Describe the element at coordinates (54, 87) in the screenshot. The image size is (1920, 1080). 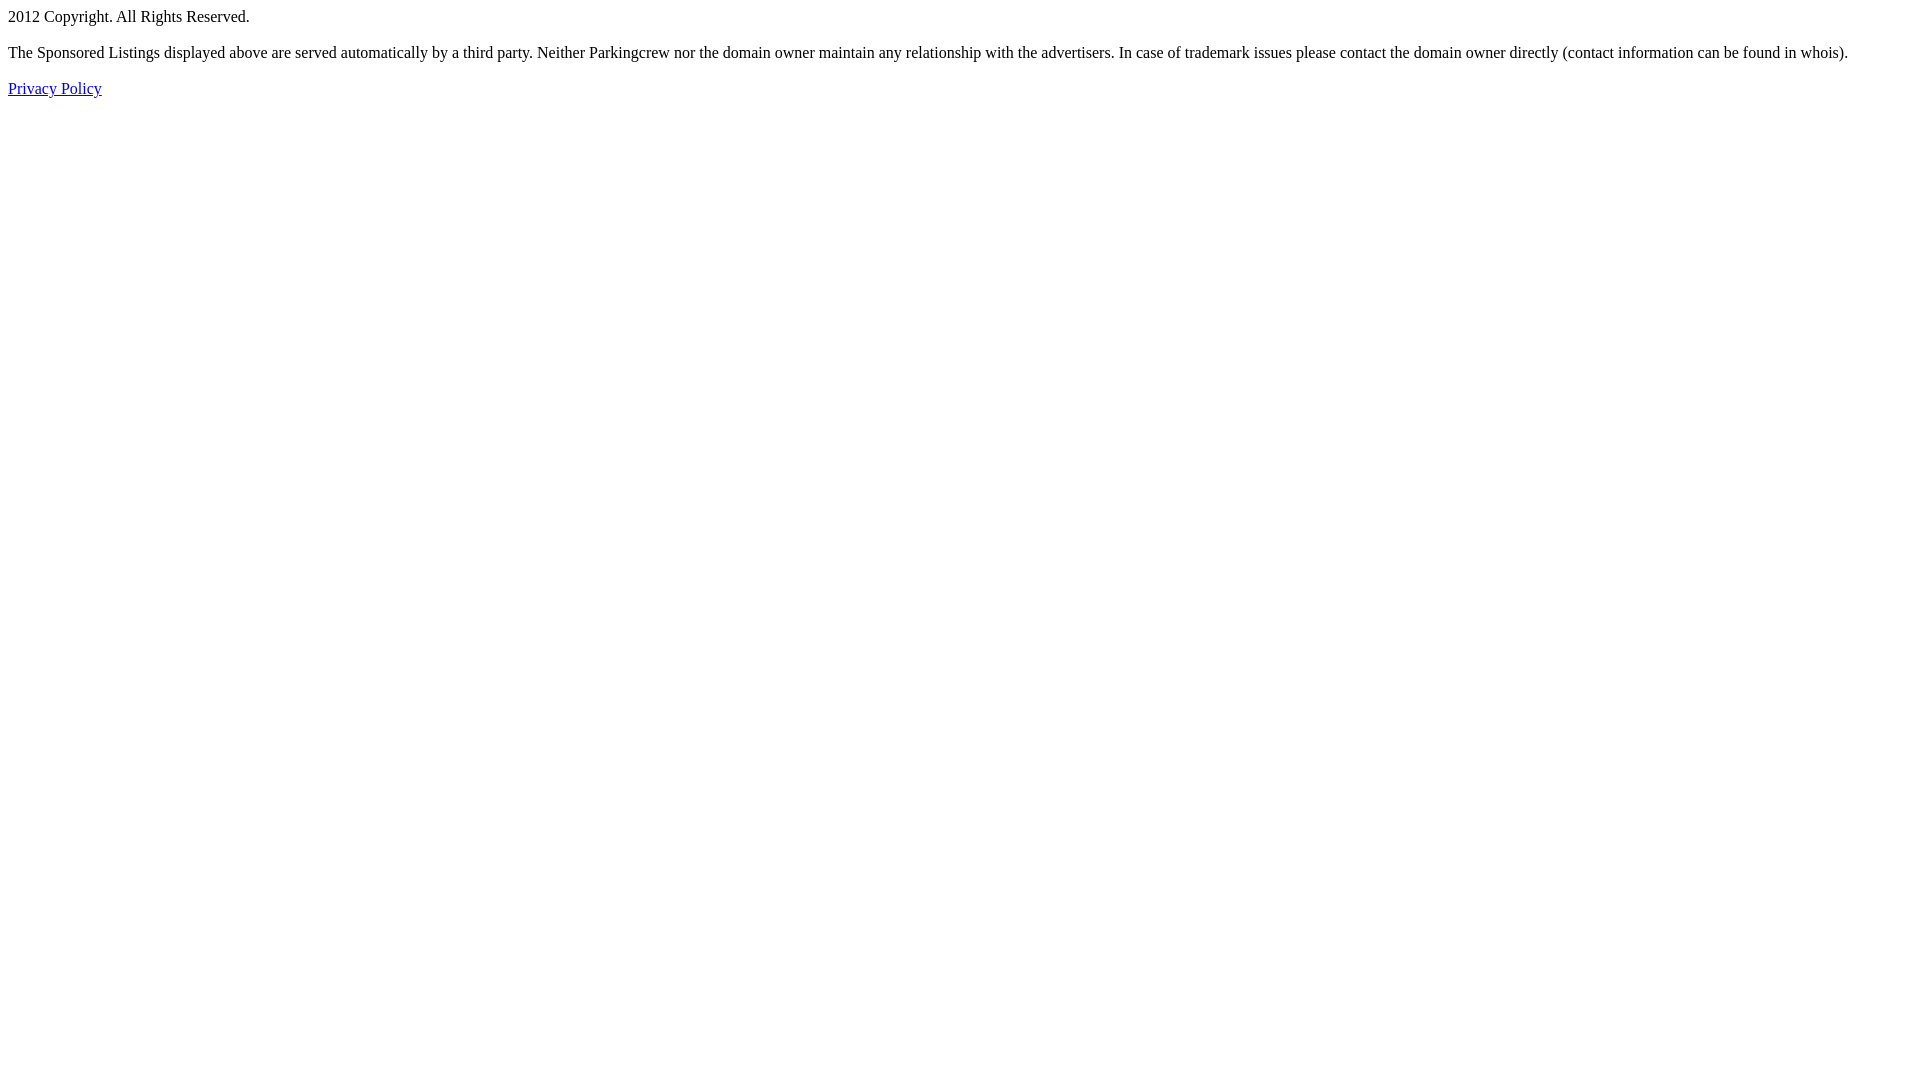
I see `'Privacy Policy'` at that location.